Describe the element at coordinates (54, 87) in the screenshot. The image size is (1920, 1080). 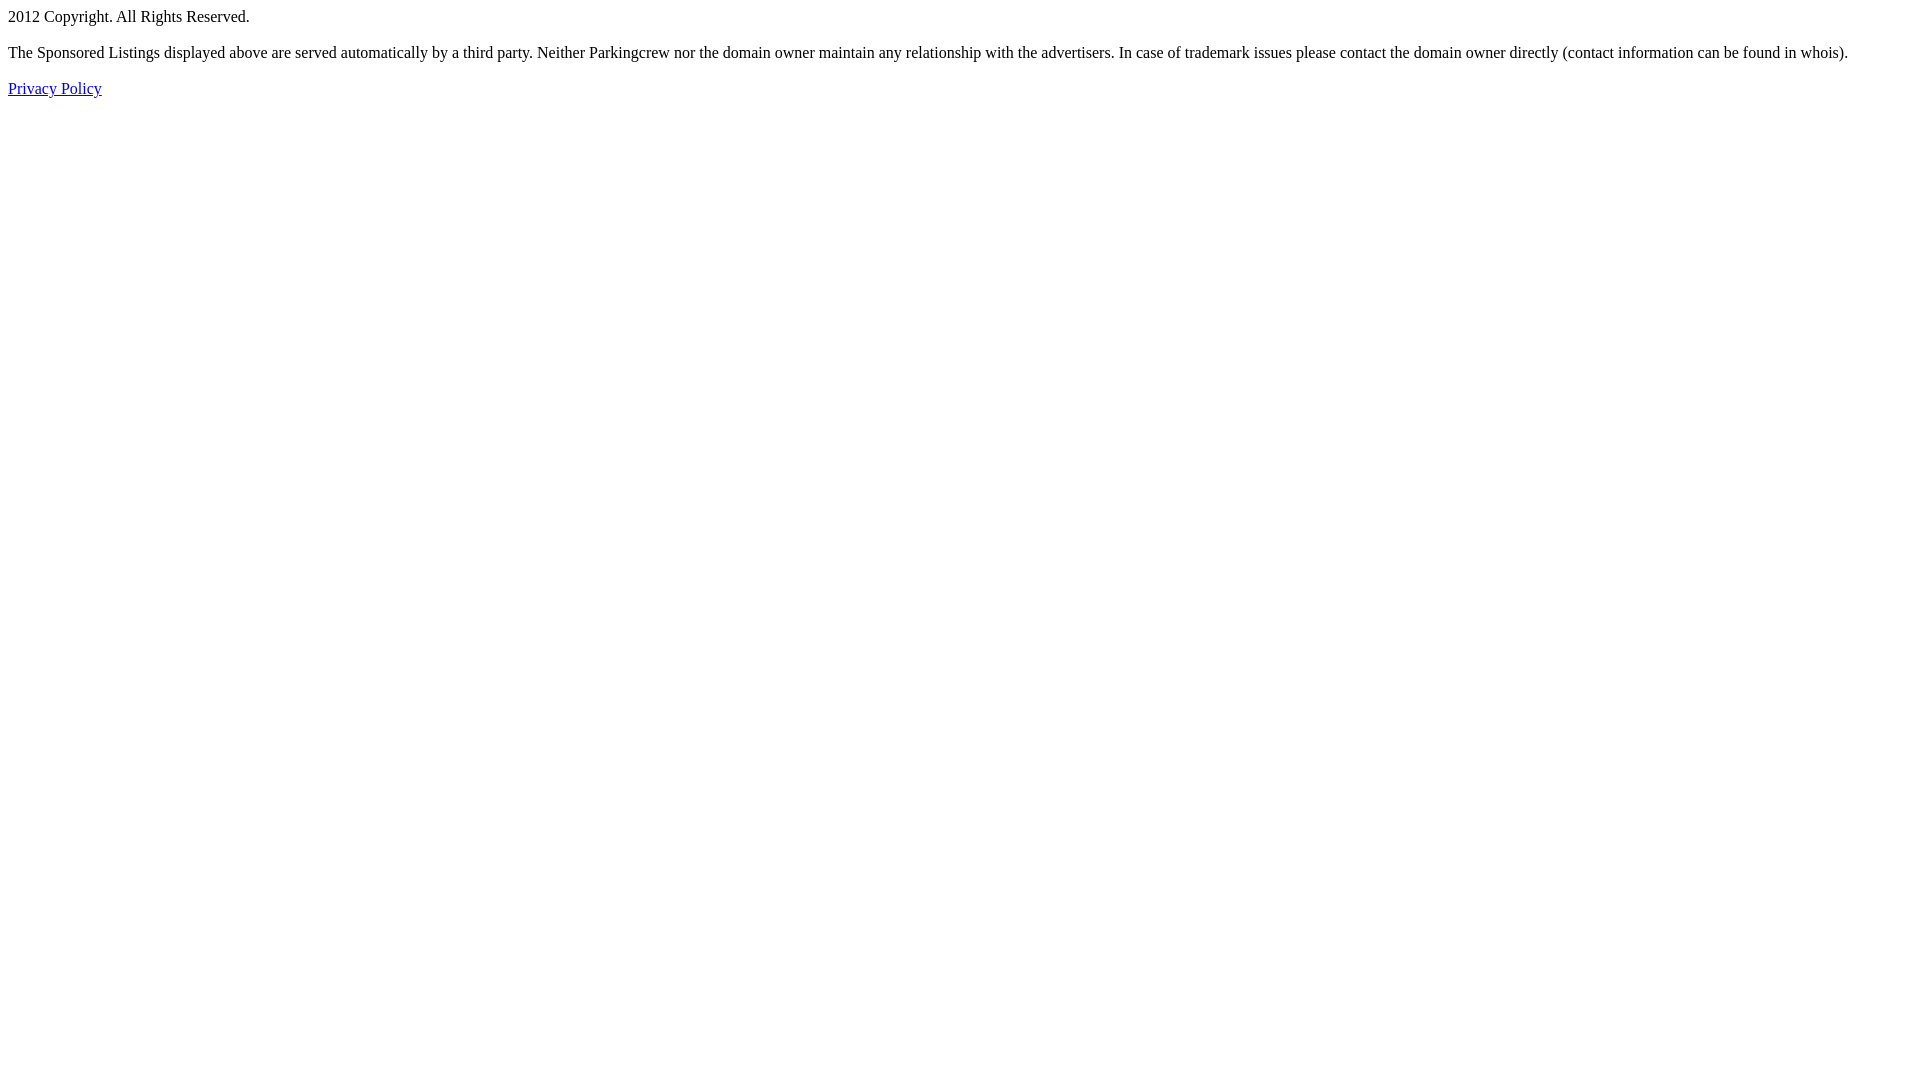
I see `'Privacy Policy'` at that location.